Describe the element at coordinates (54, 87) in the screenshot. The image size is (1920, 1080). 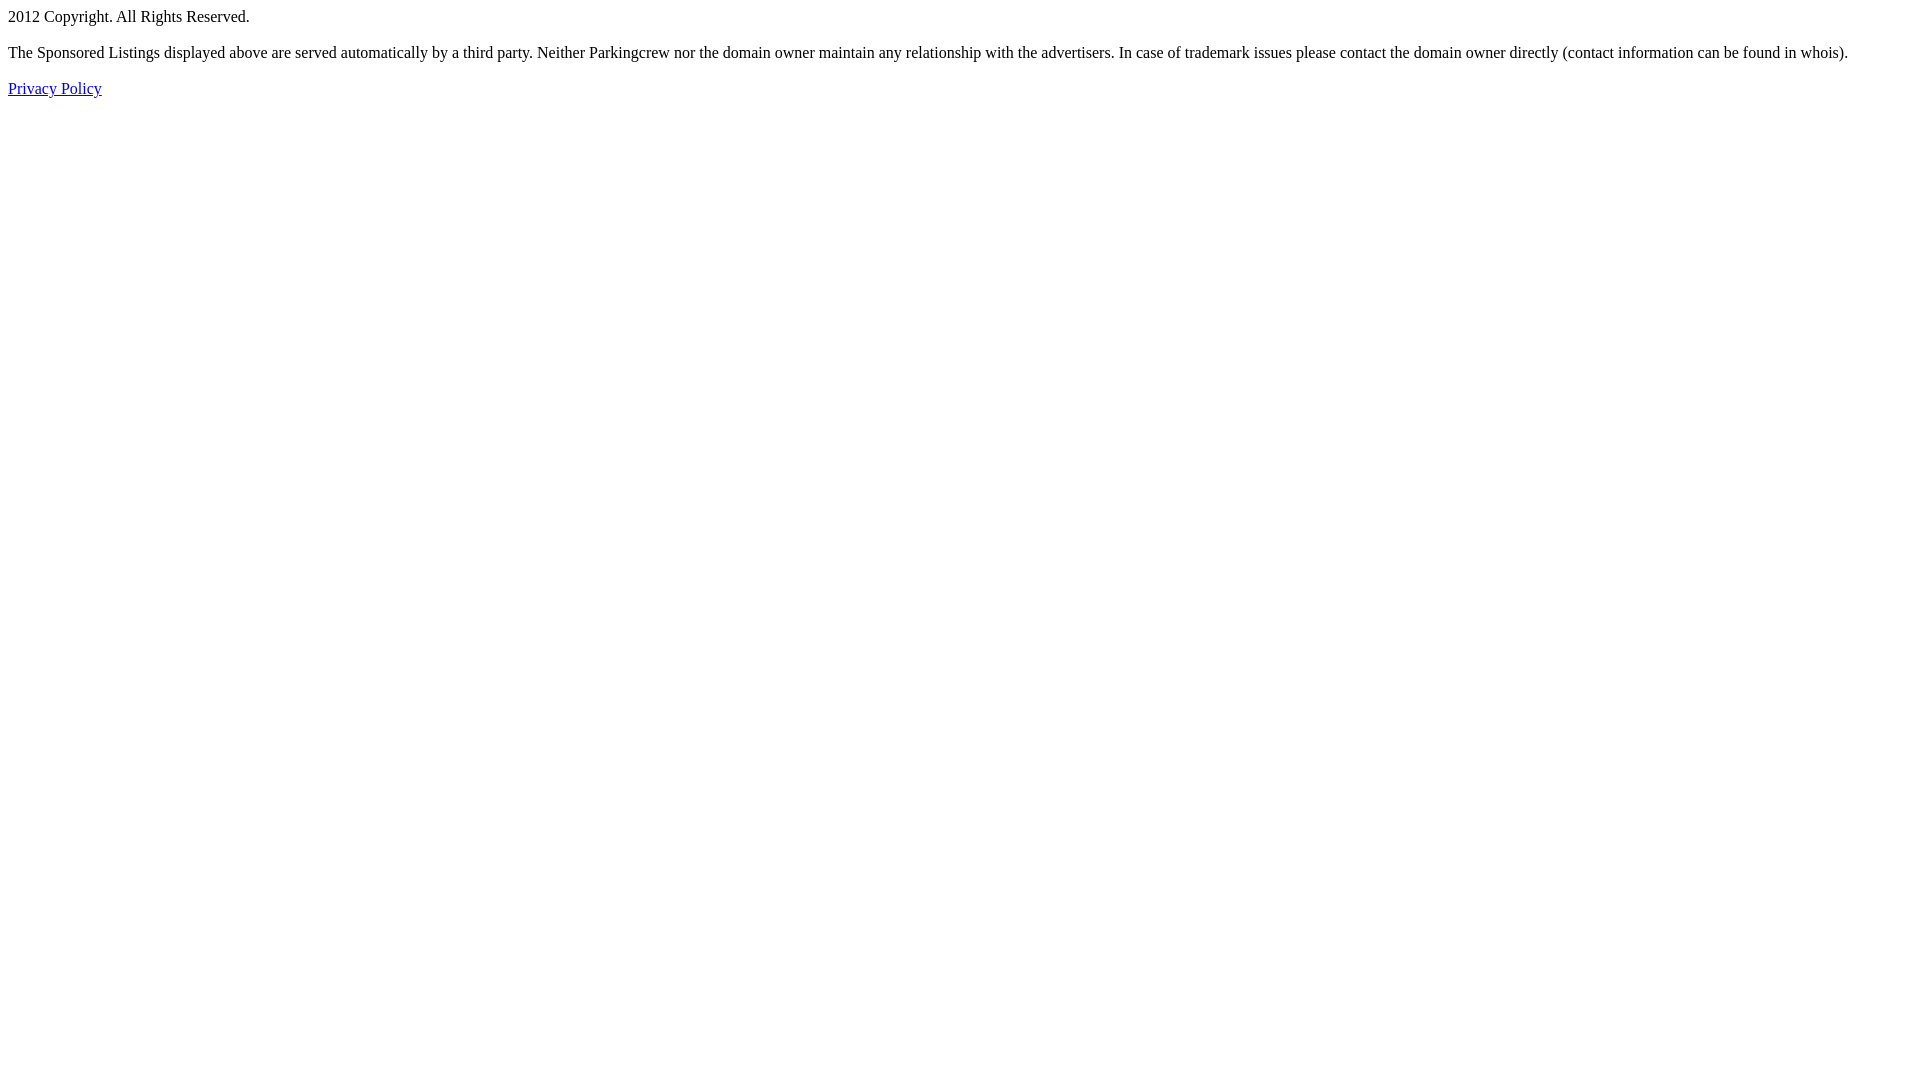
I see `'Privacy Policy'` at that location.